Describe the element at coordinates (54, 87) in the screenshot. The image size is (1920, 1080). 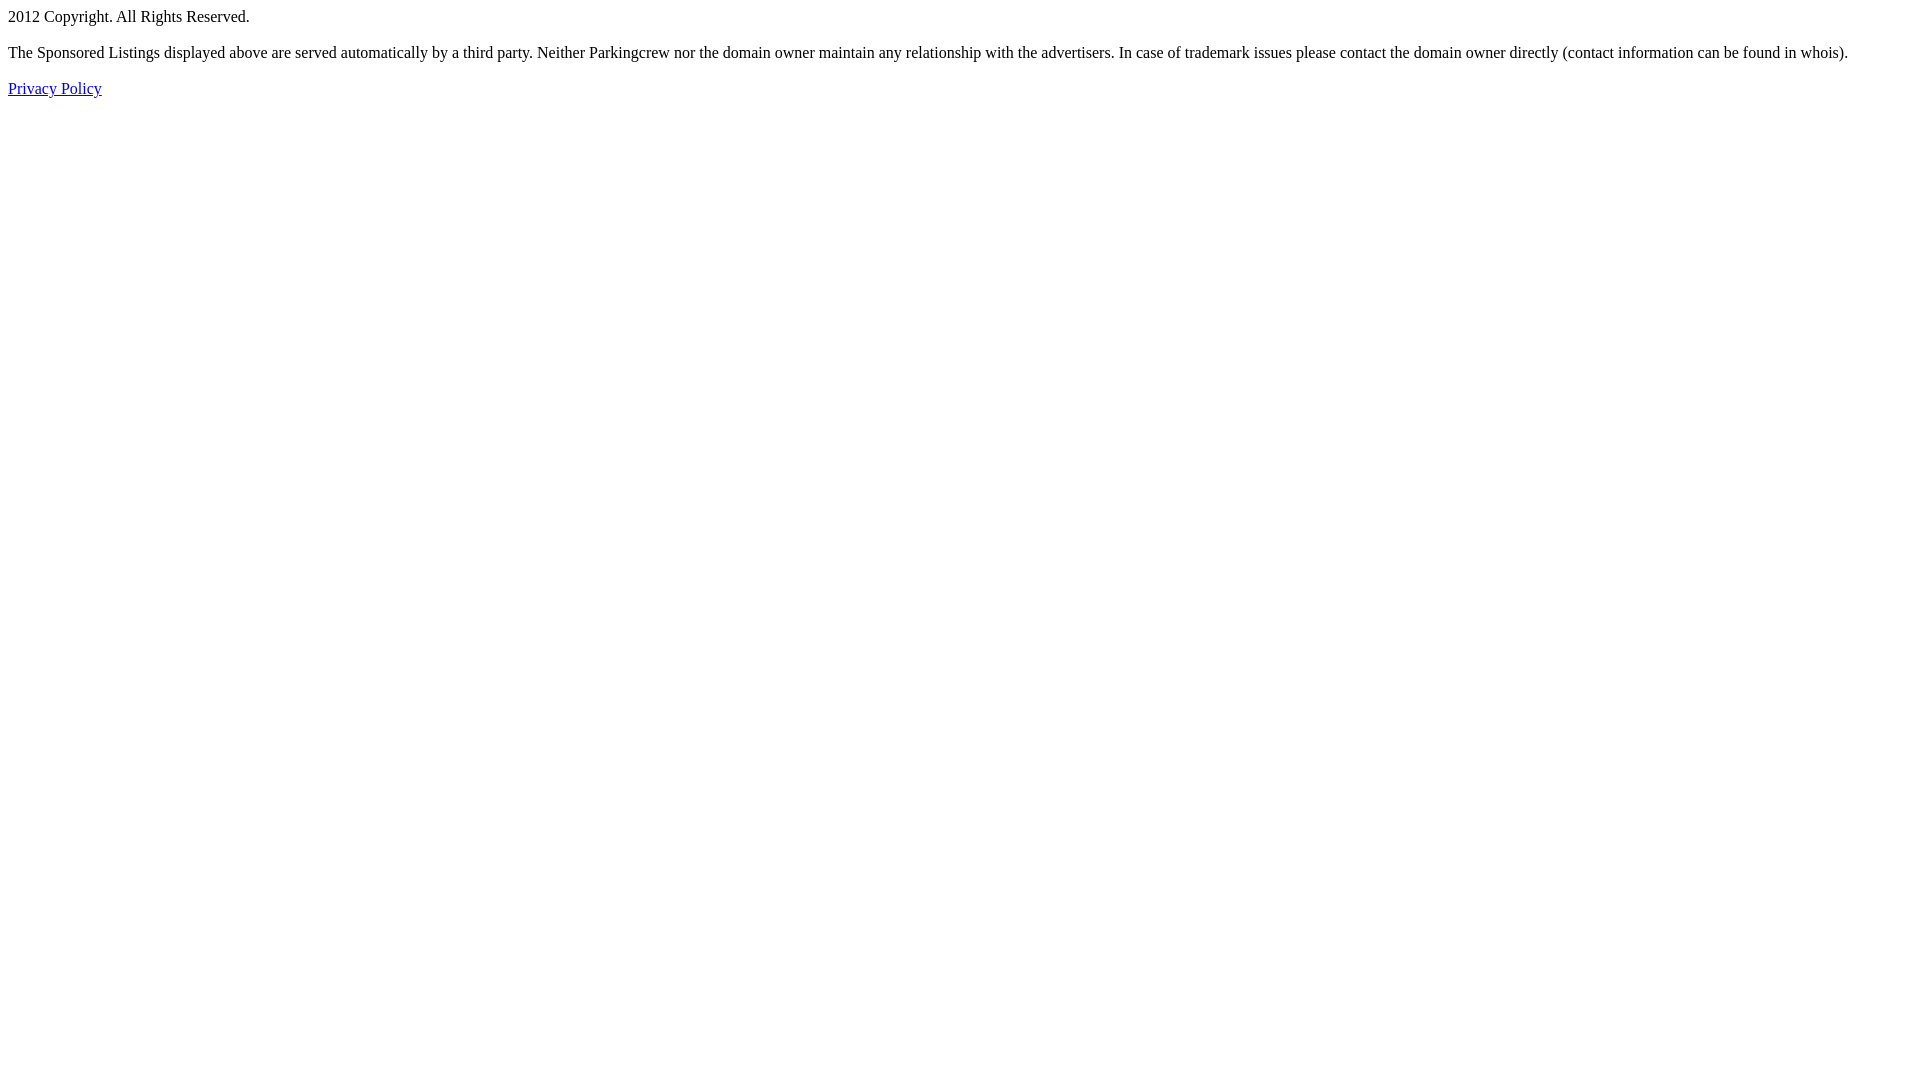
I see `'Privacy Policy'` at that location.